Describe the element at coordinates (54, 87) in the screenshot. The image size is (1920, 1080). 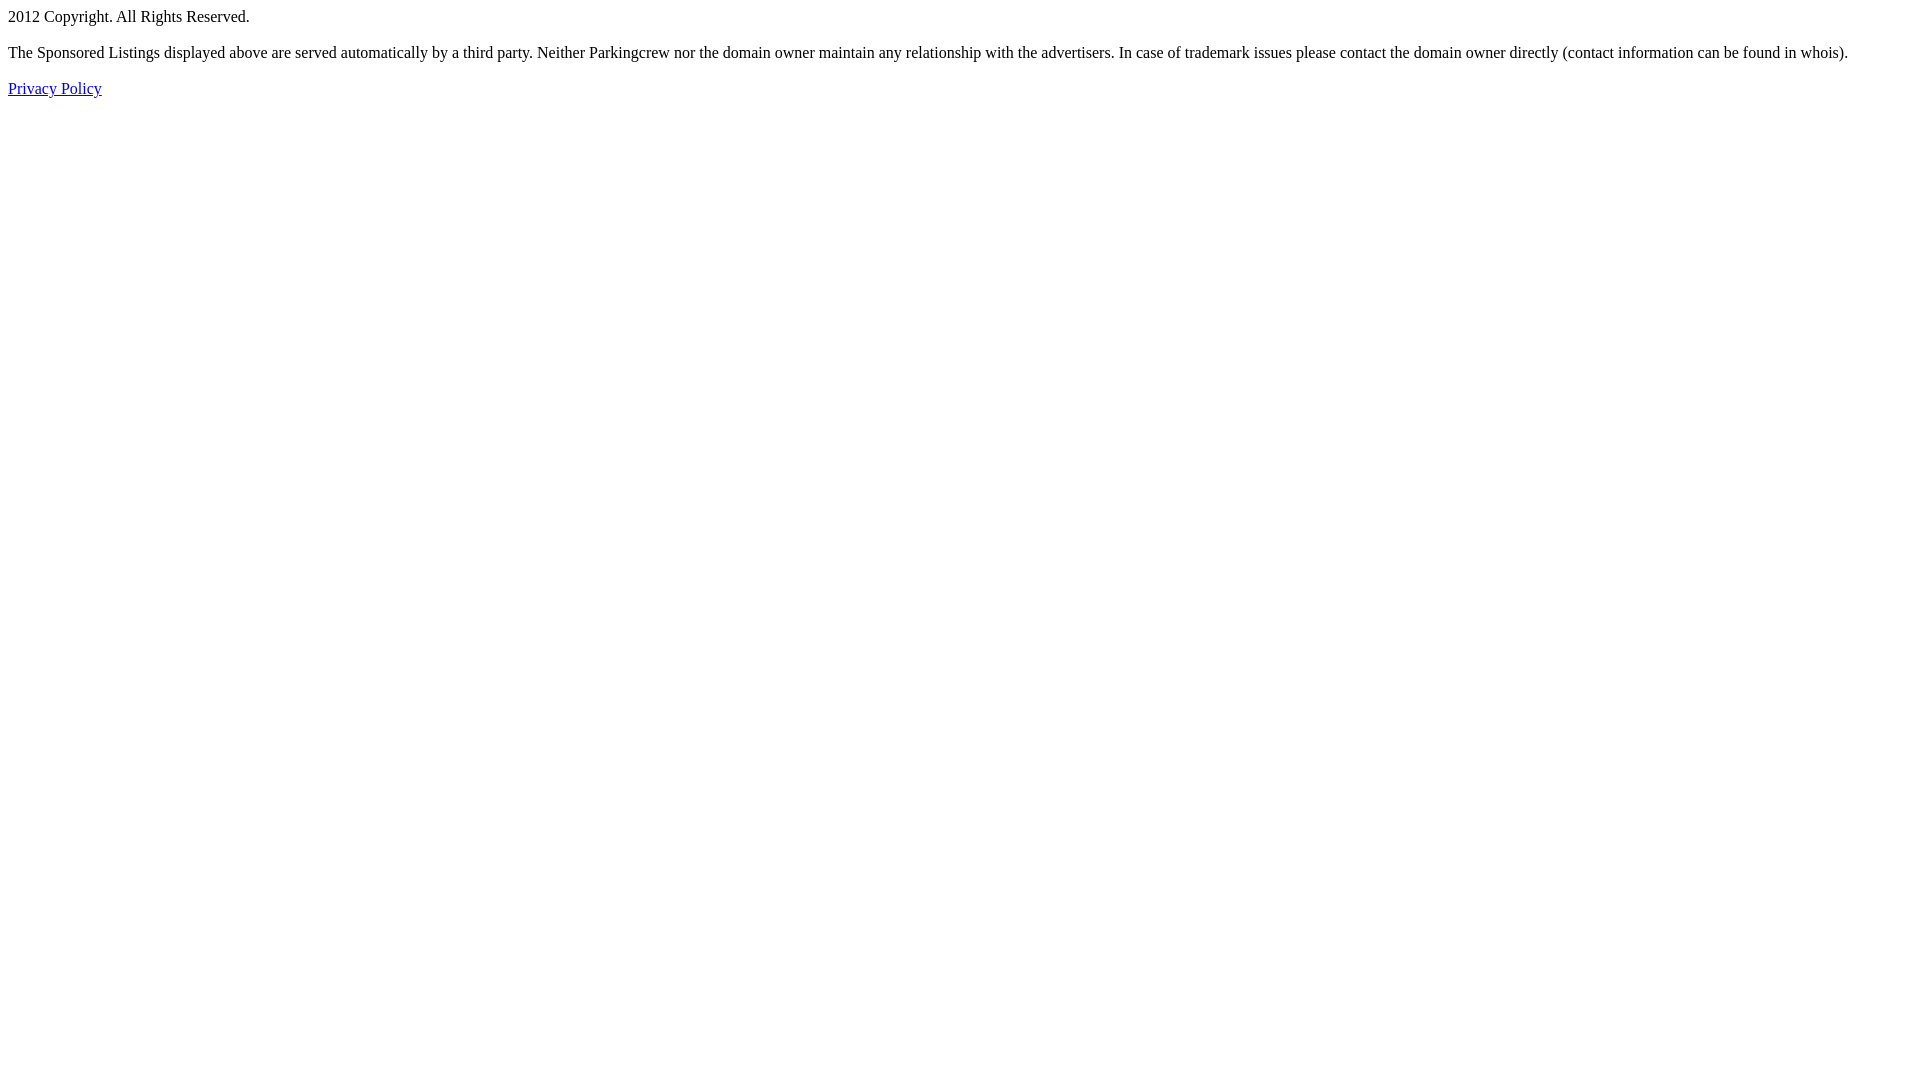
I see `'Privacy Policy'` at that location.